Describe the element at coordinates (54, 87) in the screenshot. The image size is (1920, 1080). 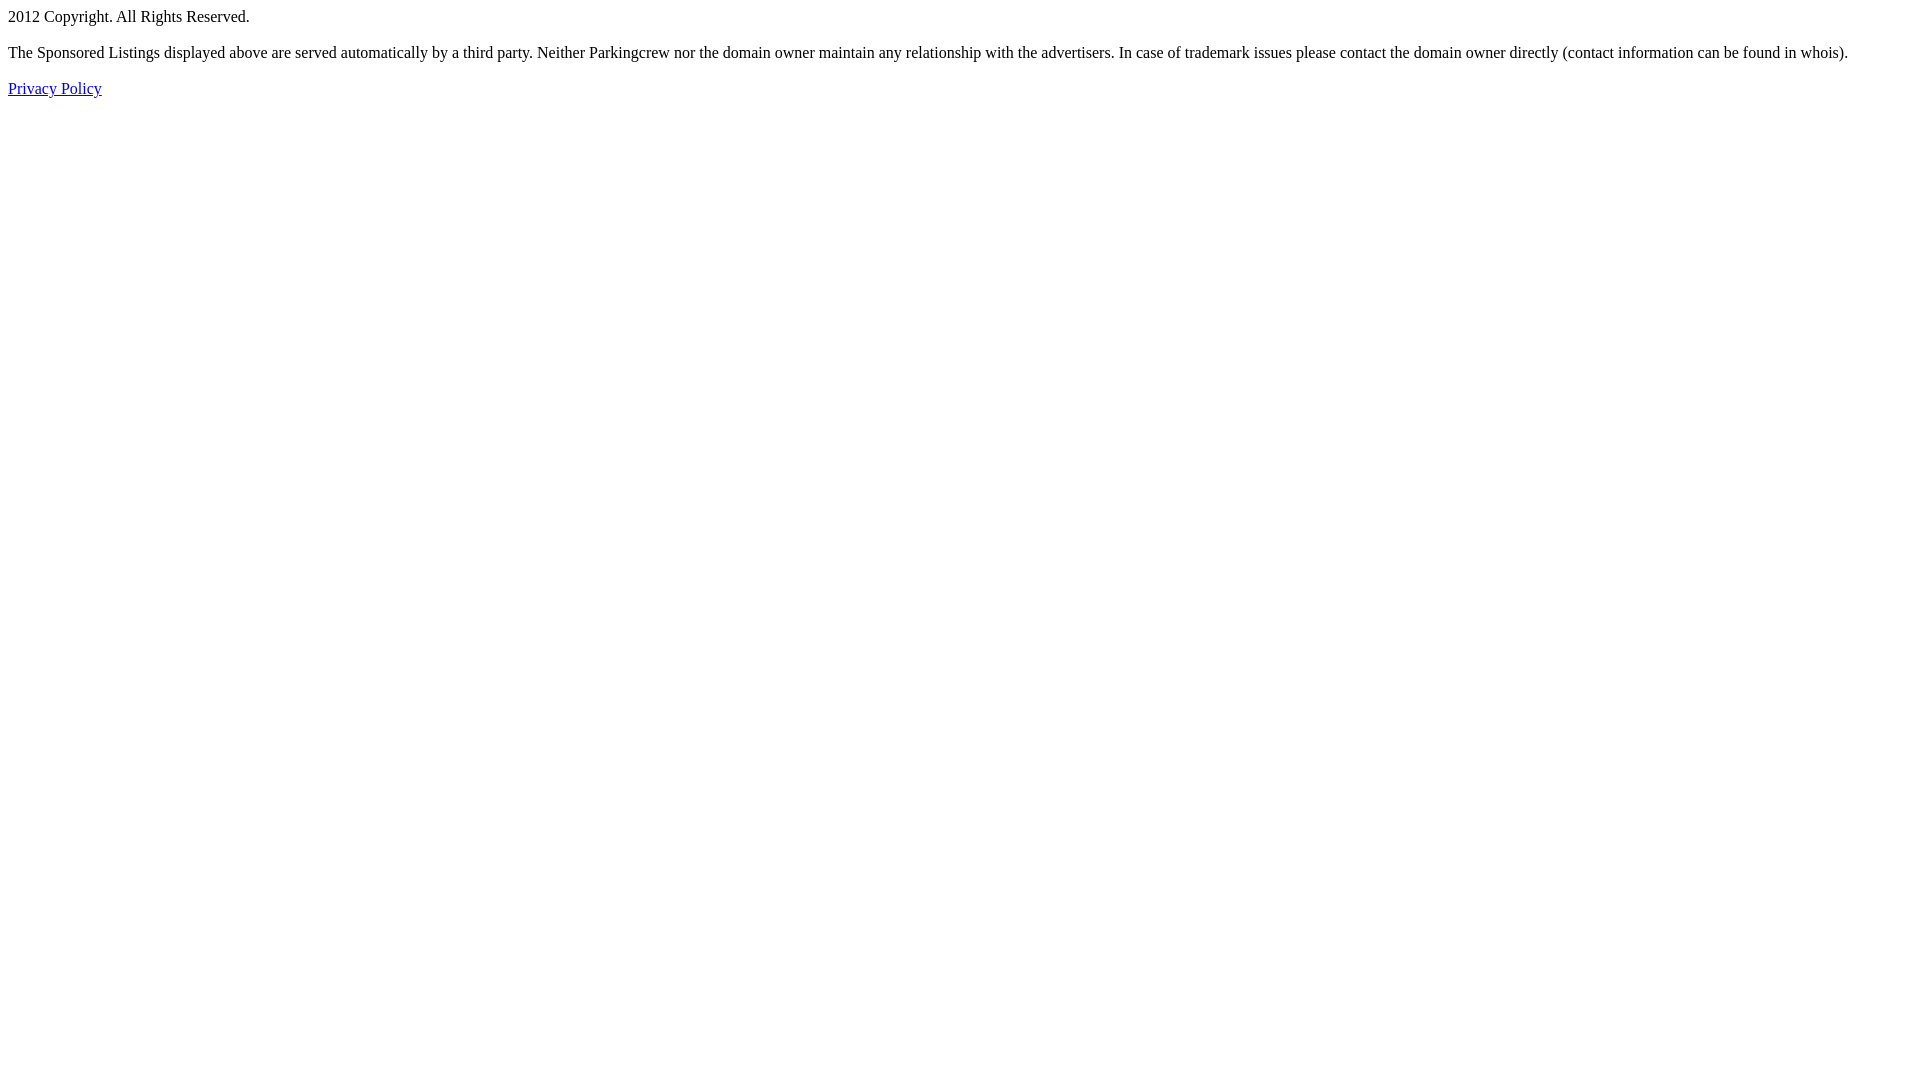
I see `'Privacy Policy'` at that location.